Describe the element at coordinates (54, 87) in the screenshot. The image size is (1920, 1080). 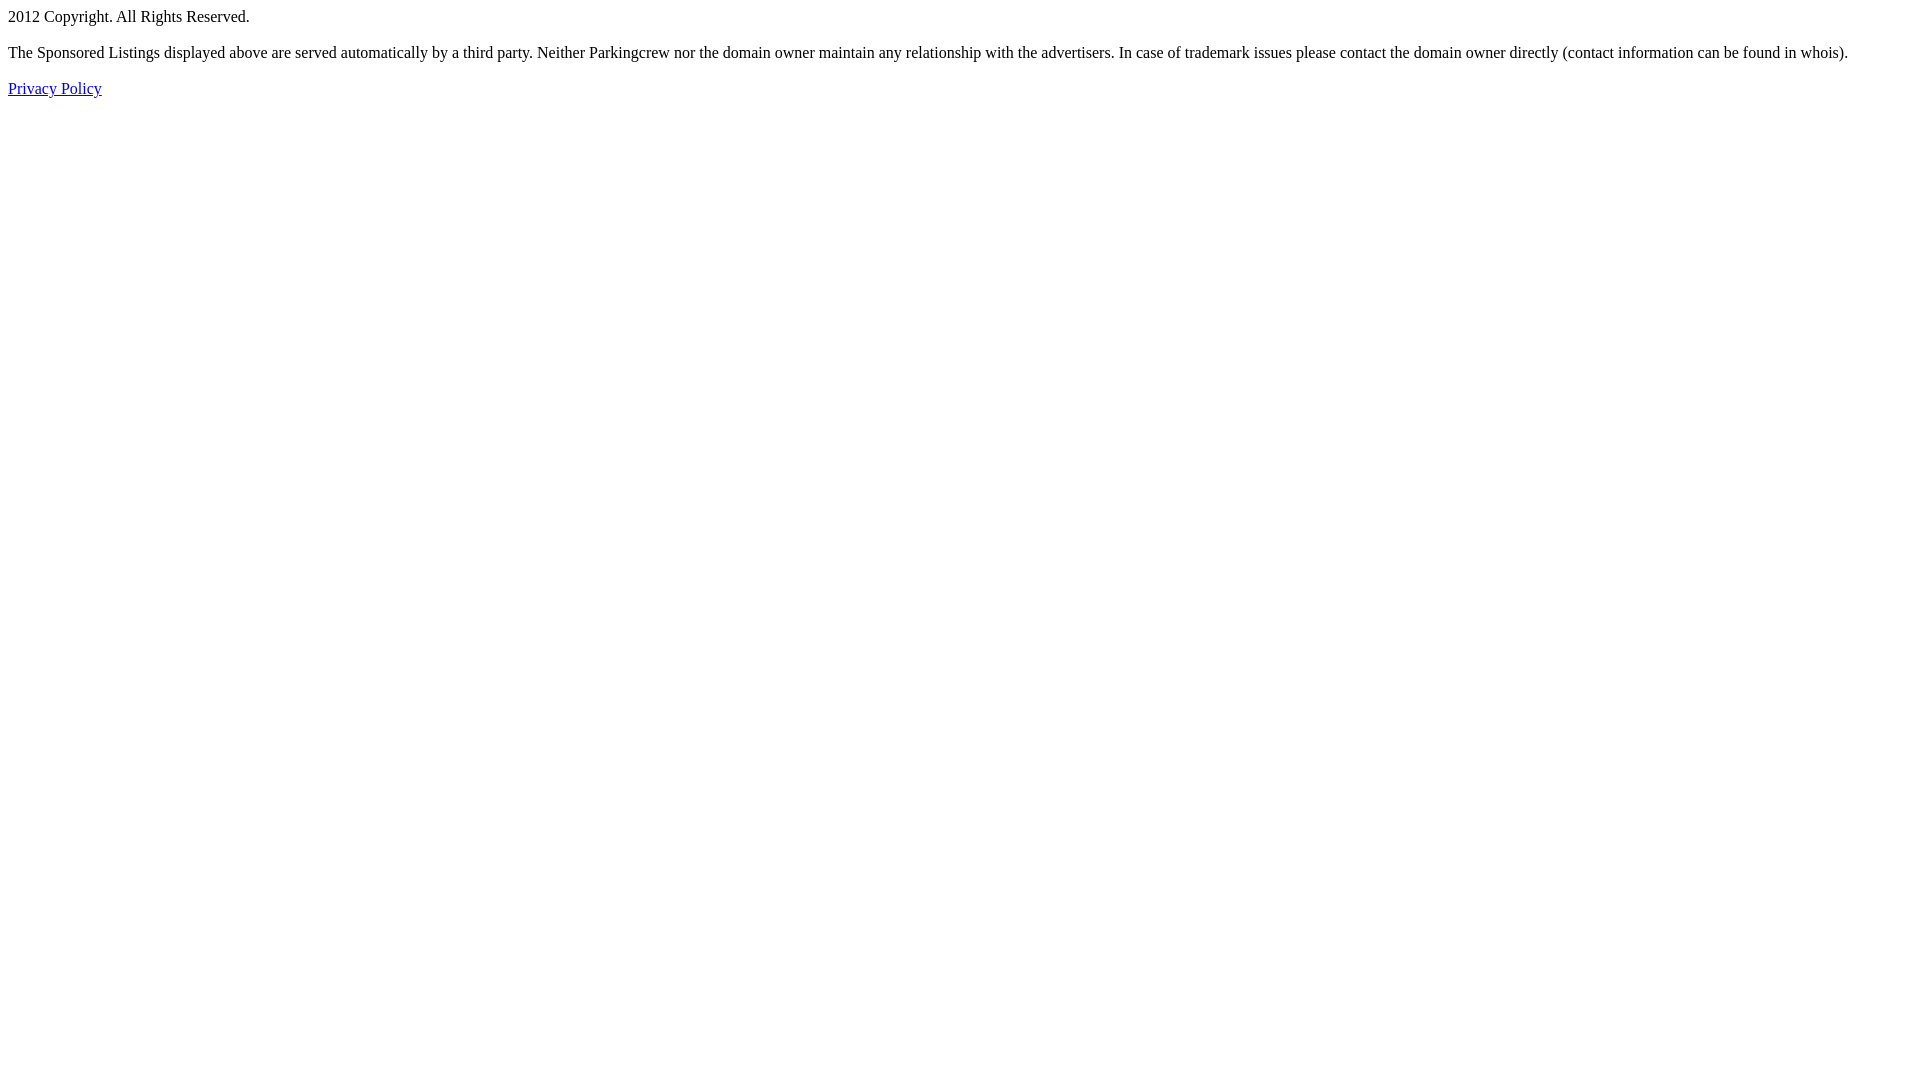
I see `'Privacy Policy'` at that location.